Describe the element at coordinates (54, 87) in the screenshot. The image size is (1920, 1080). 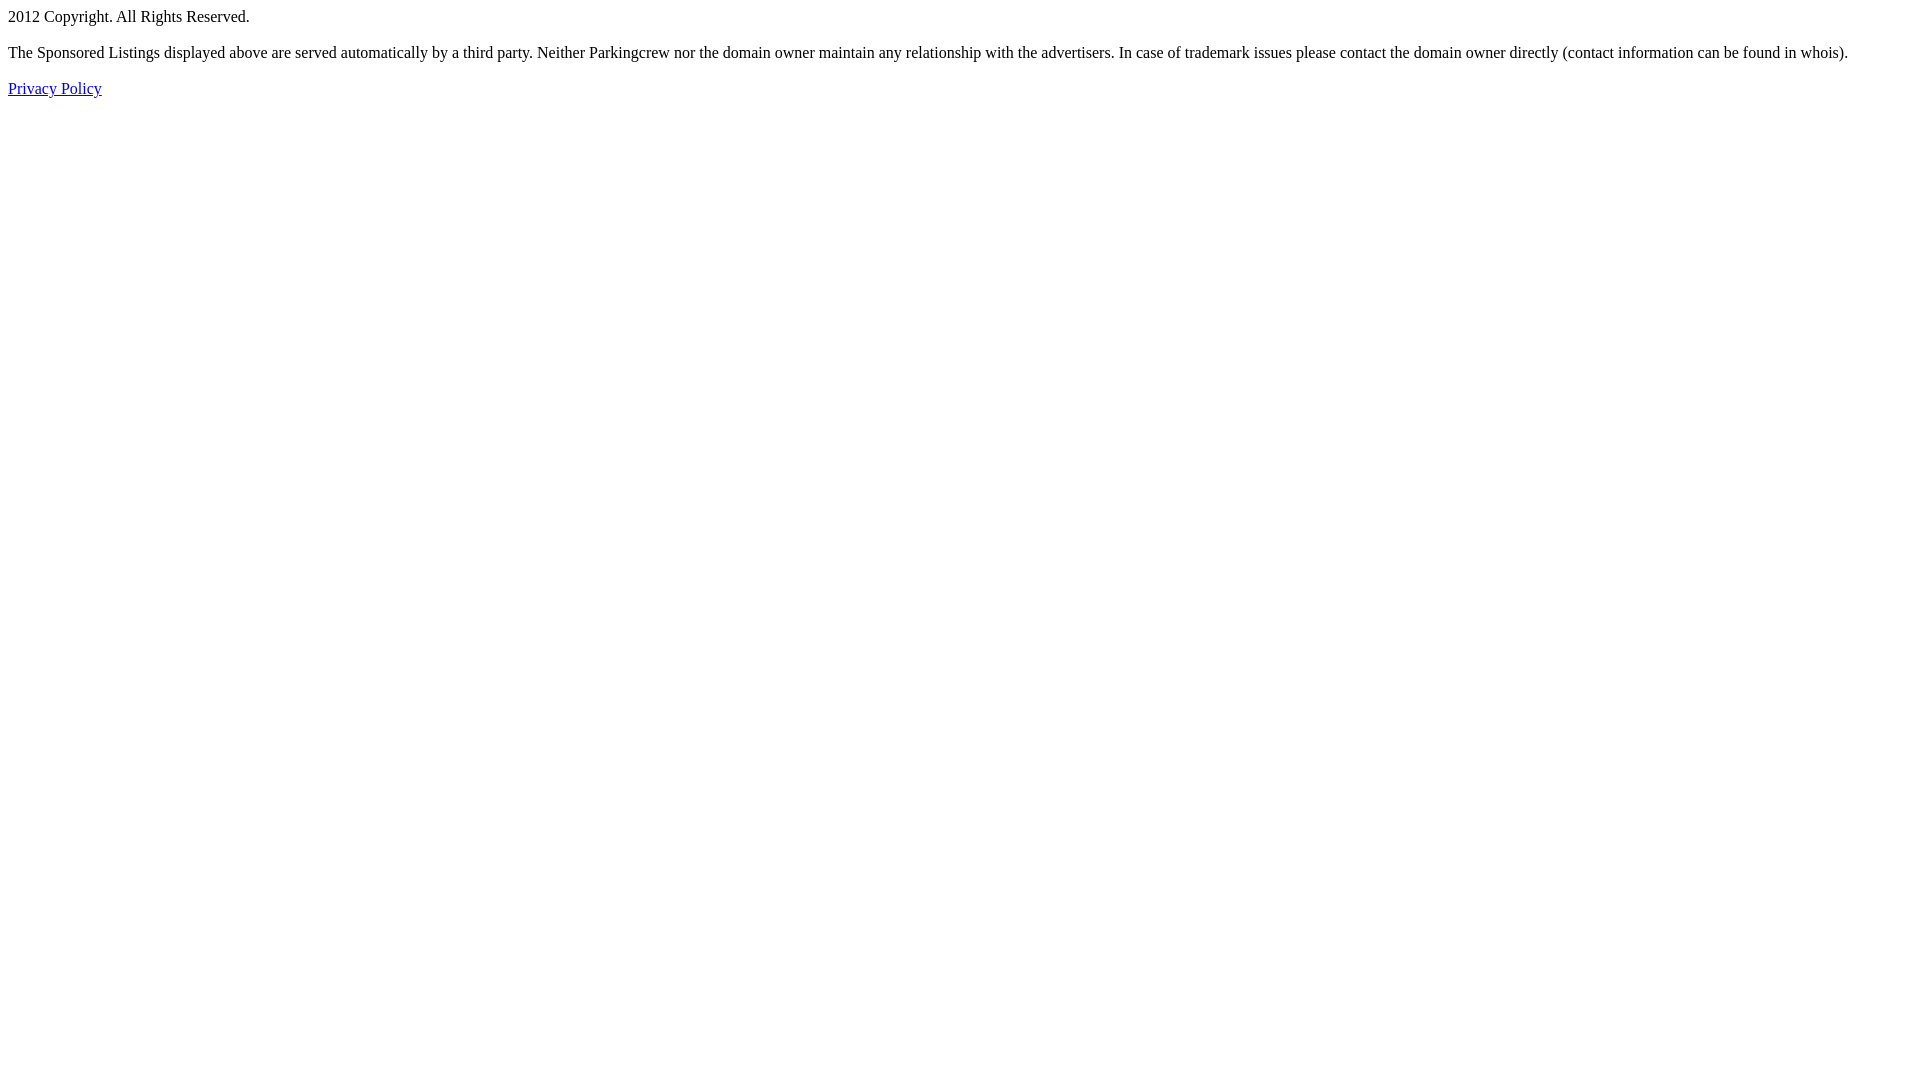
I see `'Privacy Policy'` at that location.